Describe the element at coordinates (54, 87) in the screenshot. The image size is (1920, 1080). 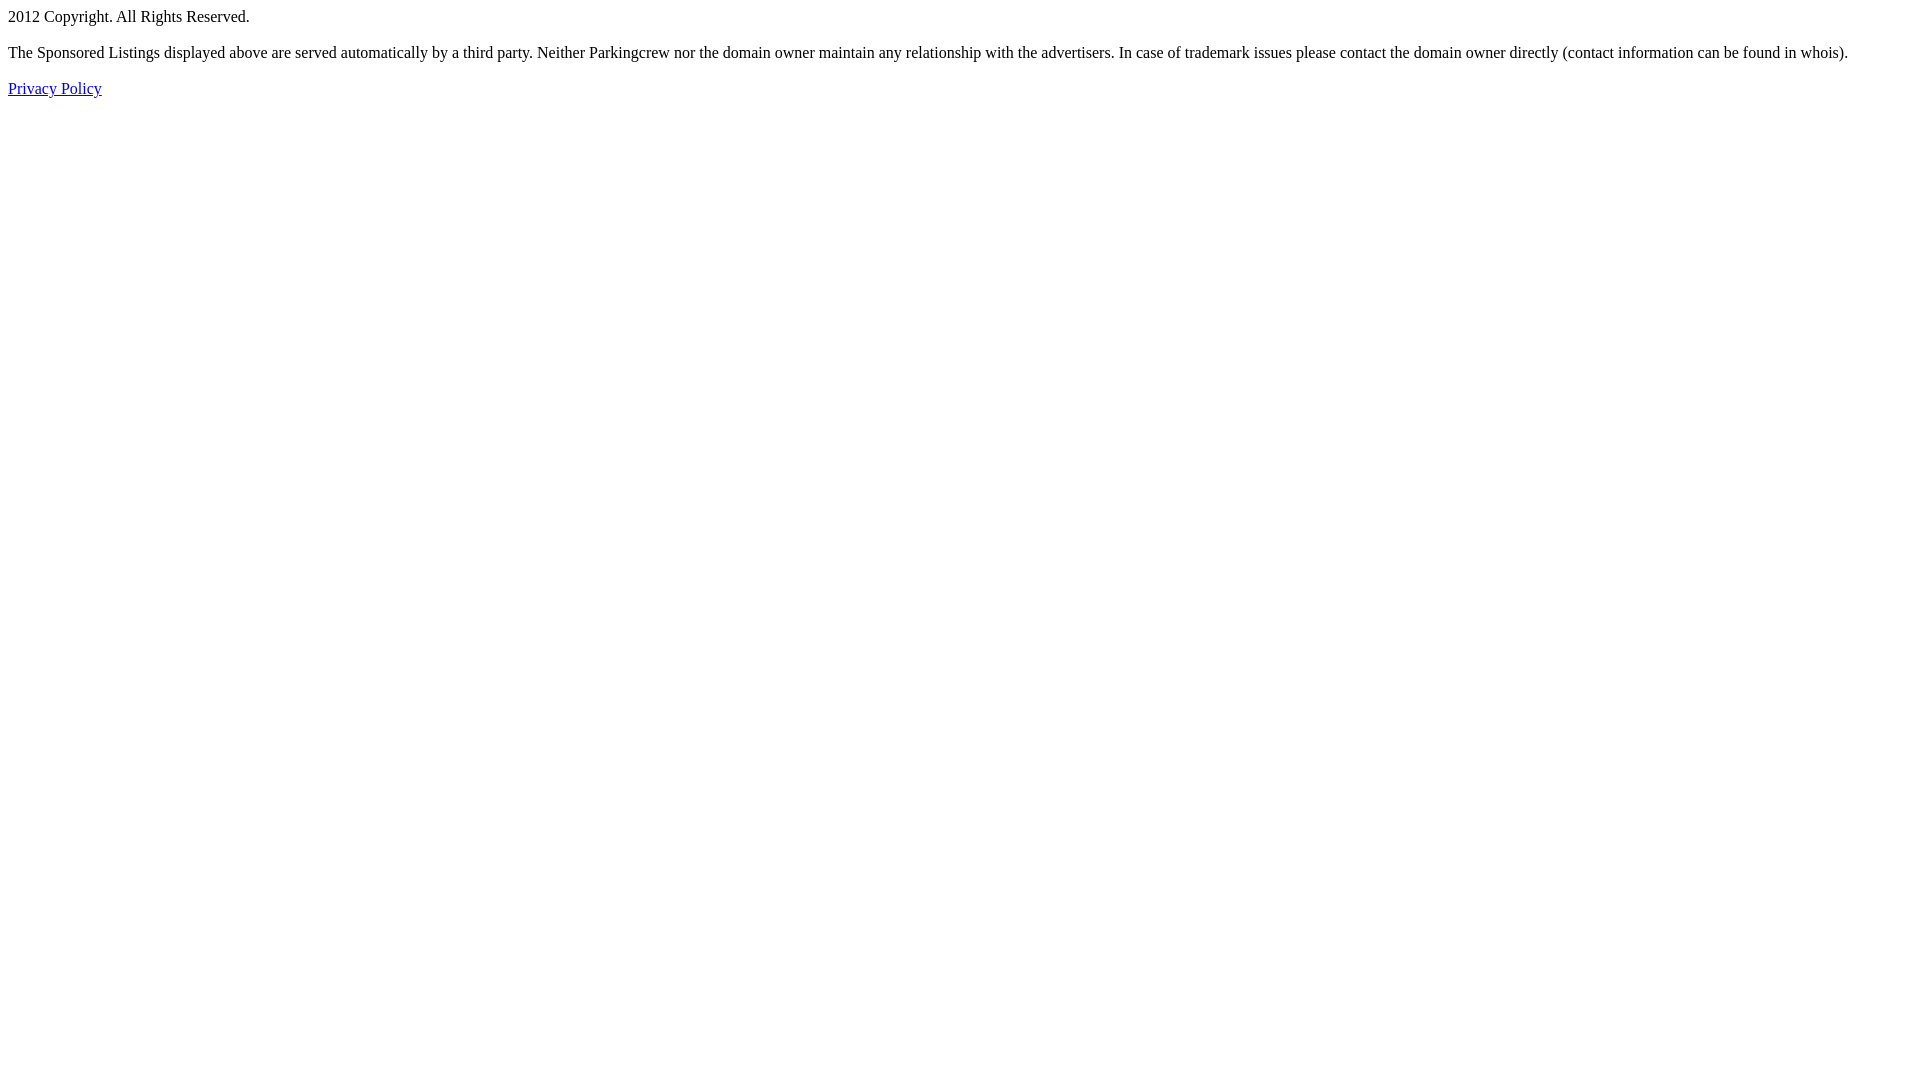
I see `'Privacy Policy'` at that location.